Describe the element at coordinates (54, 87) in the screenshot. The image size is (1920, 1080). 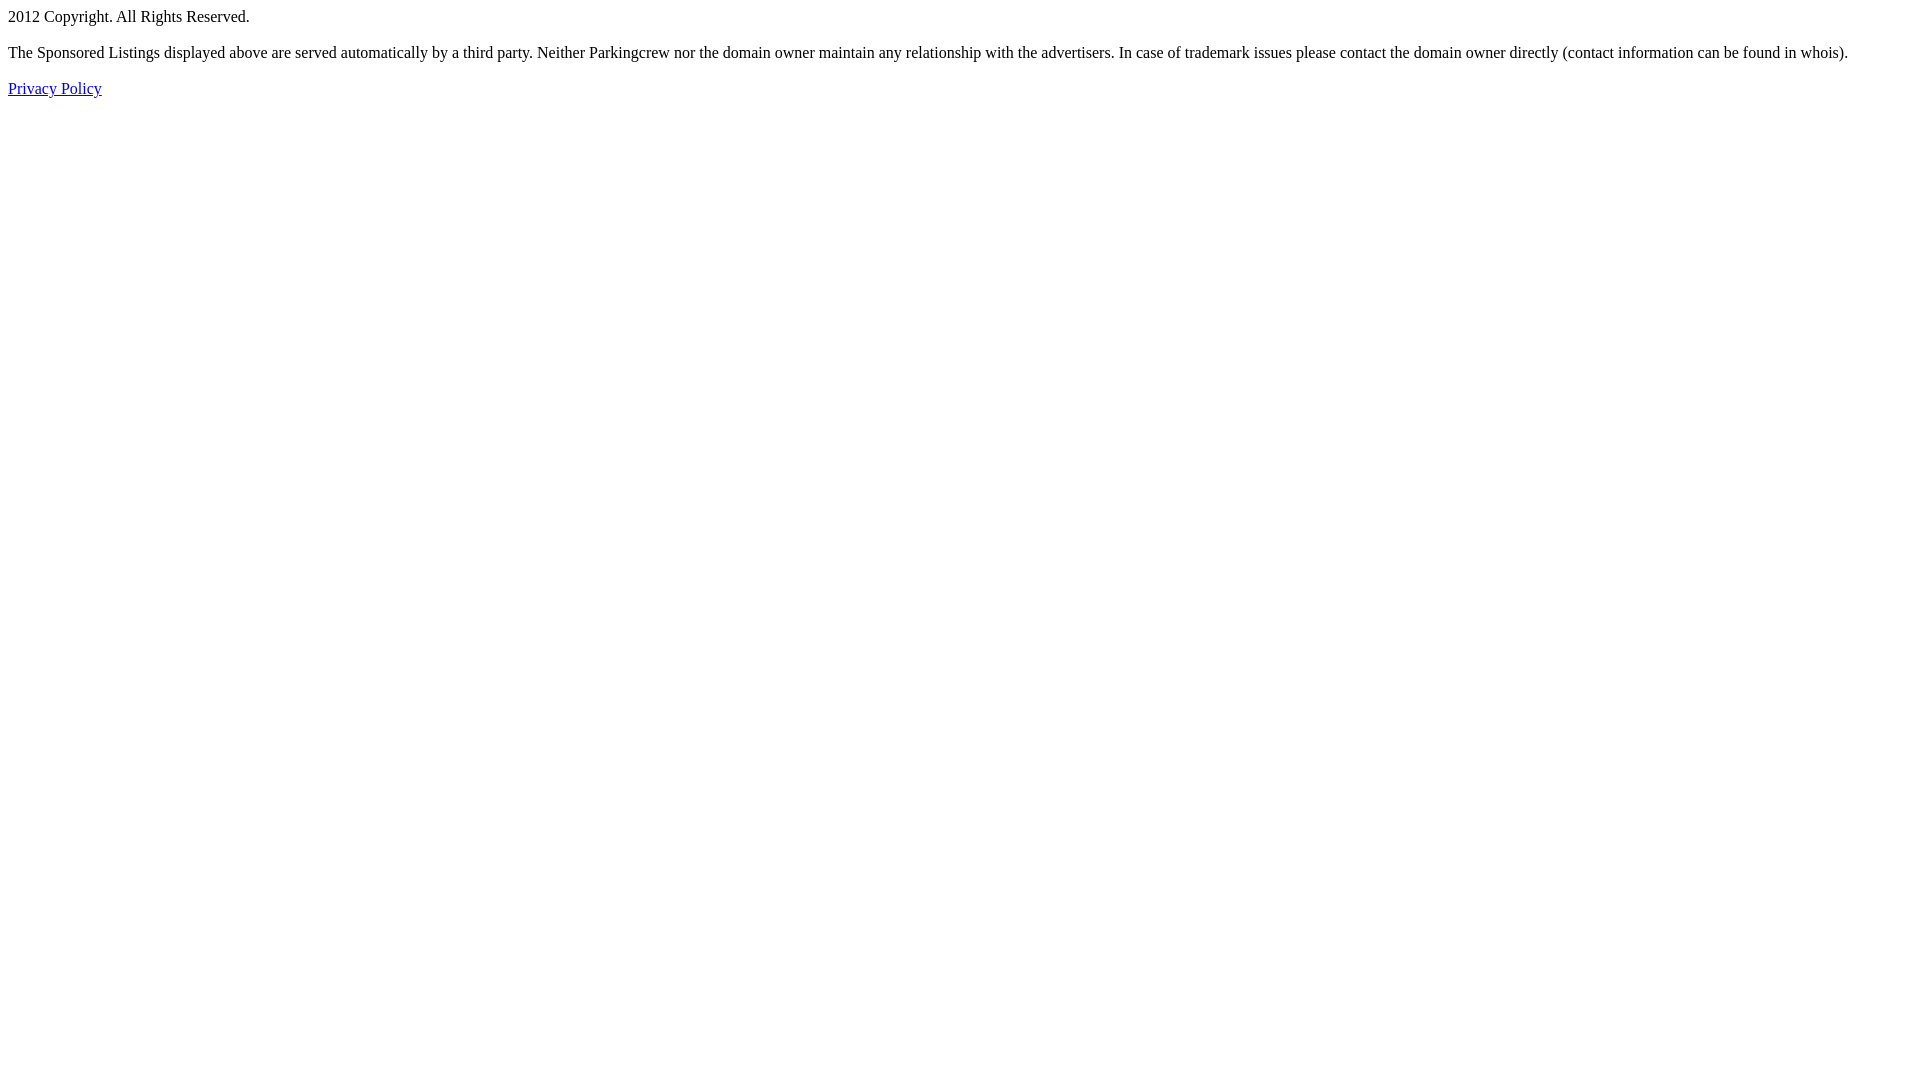
I see `'Privacy Policy'` at that location.